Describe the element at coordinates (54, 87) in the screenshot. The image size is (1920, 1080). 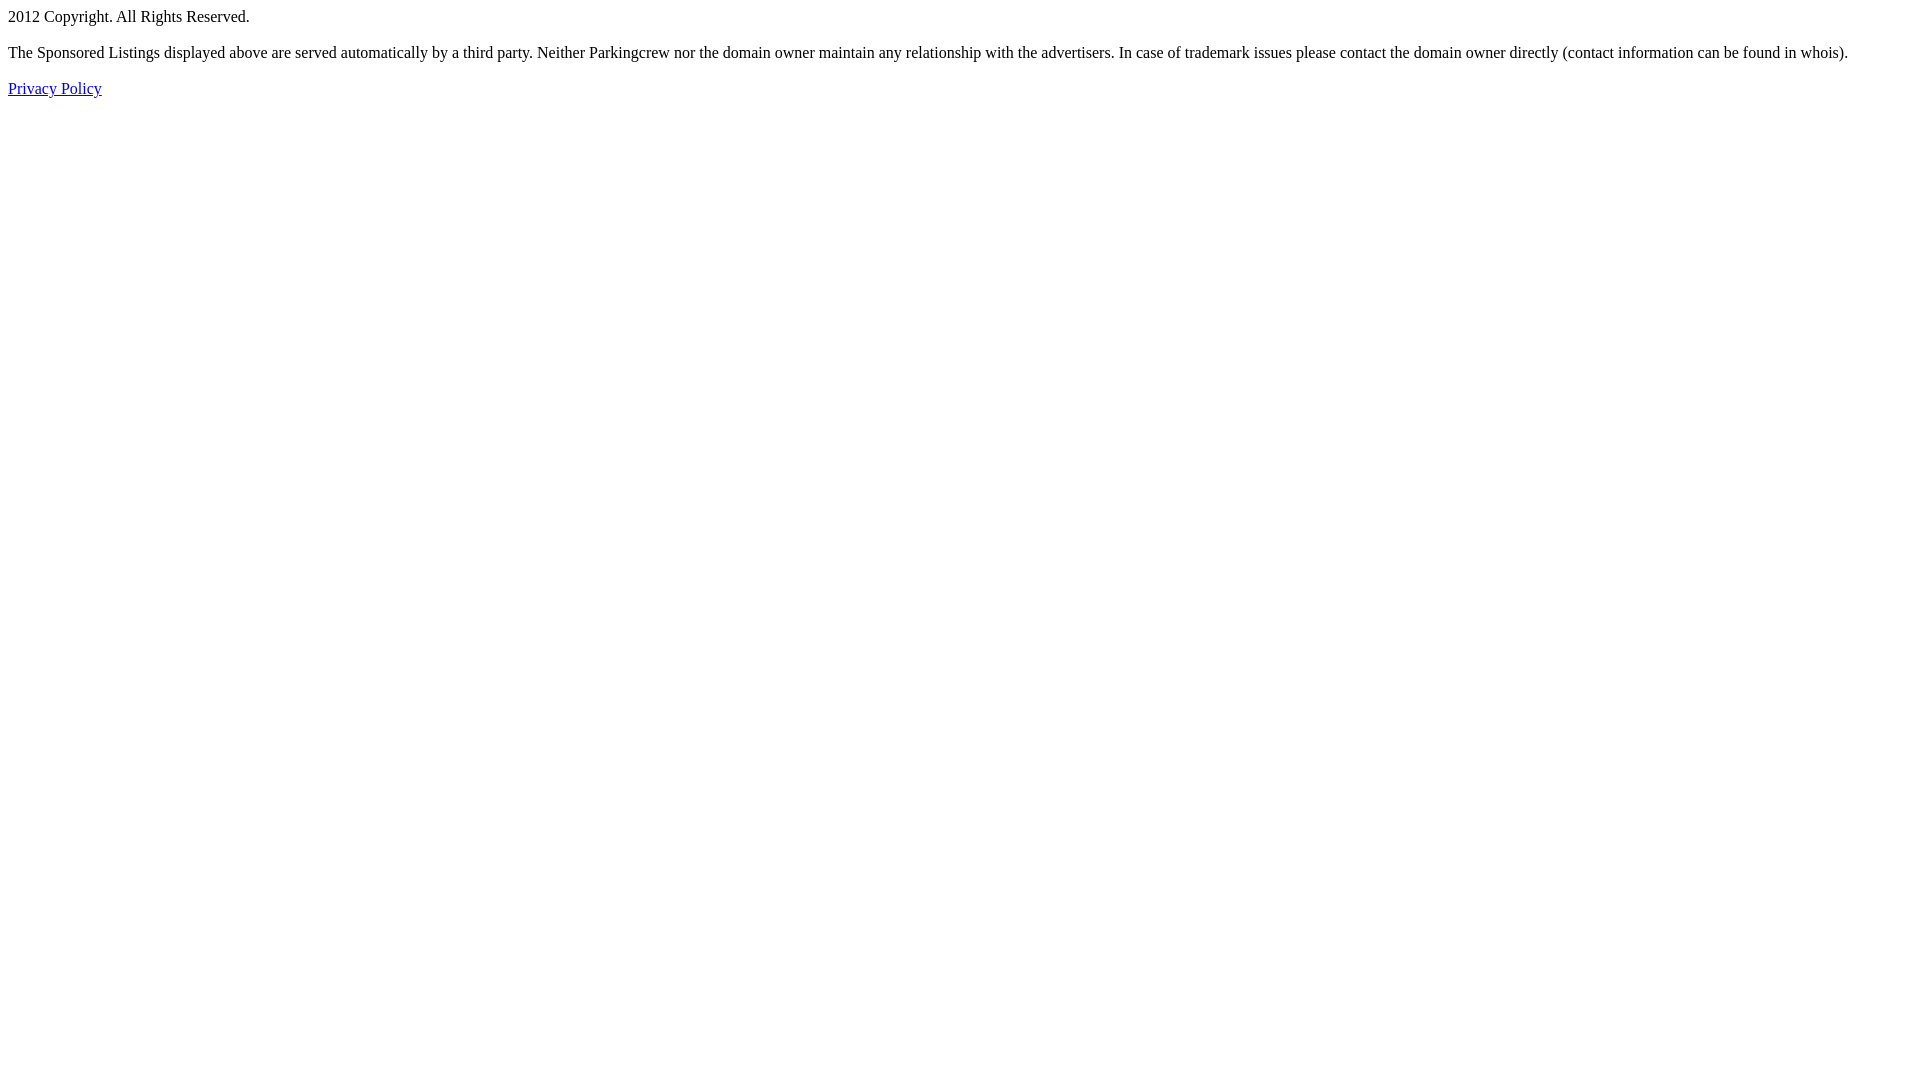
I see `'Privacy Policy'` at that location.